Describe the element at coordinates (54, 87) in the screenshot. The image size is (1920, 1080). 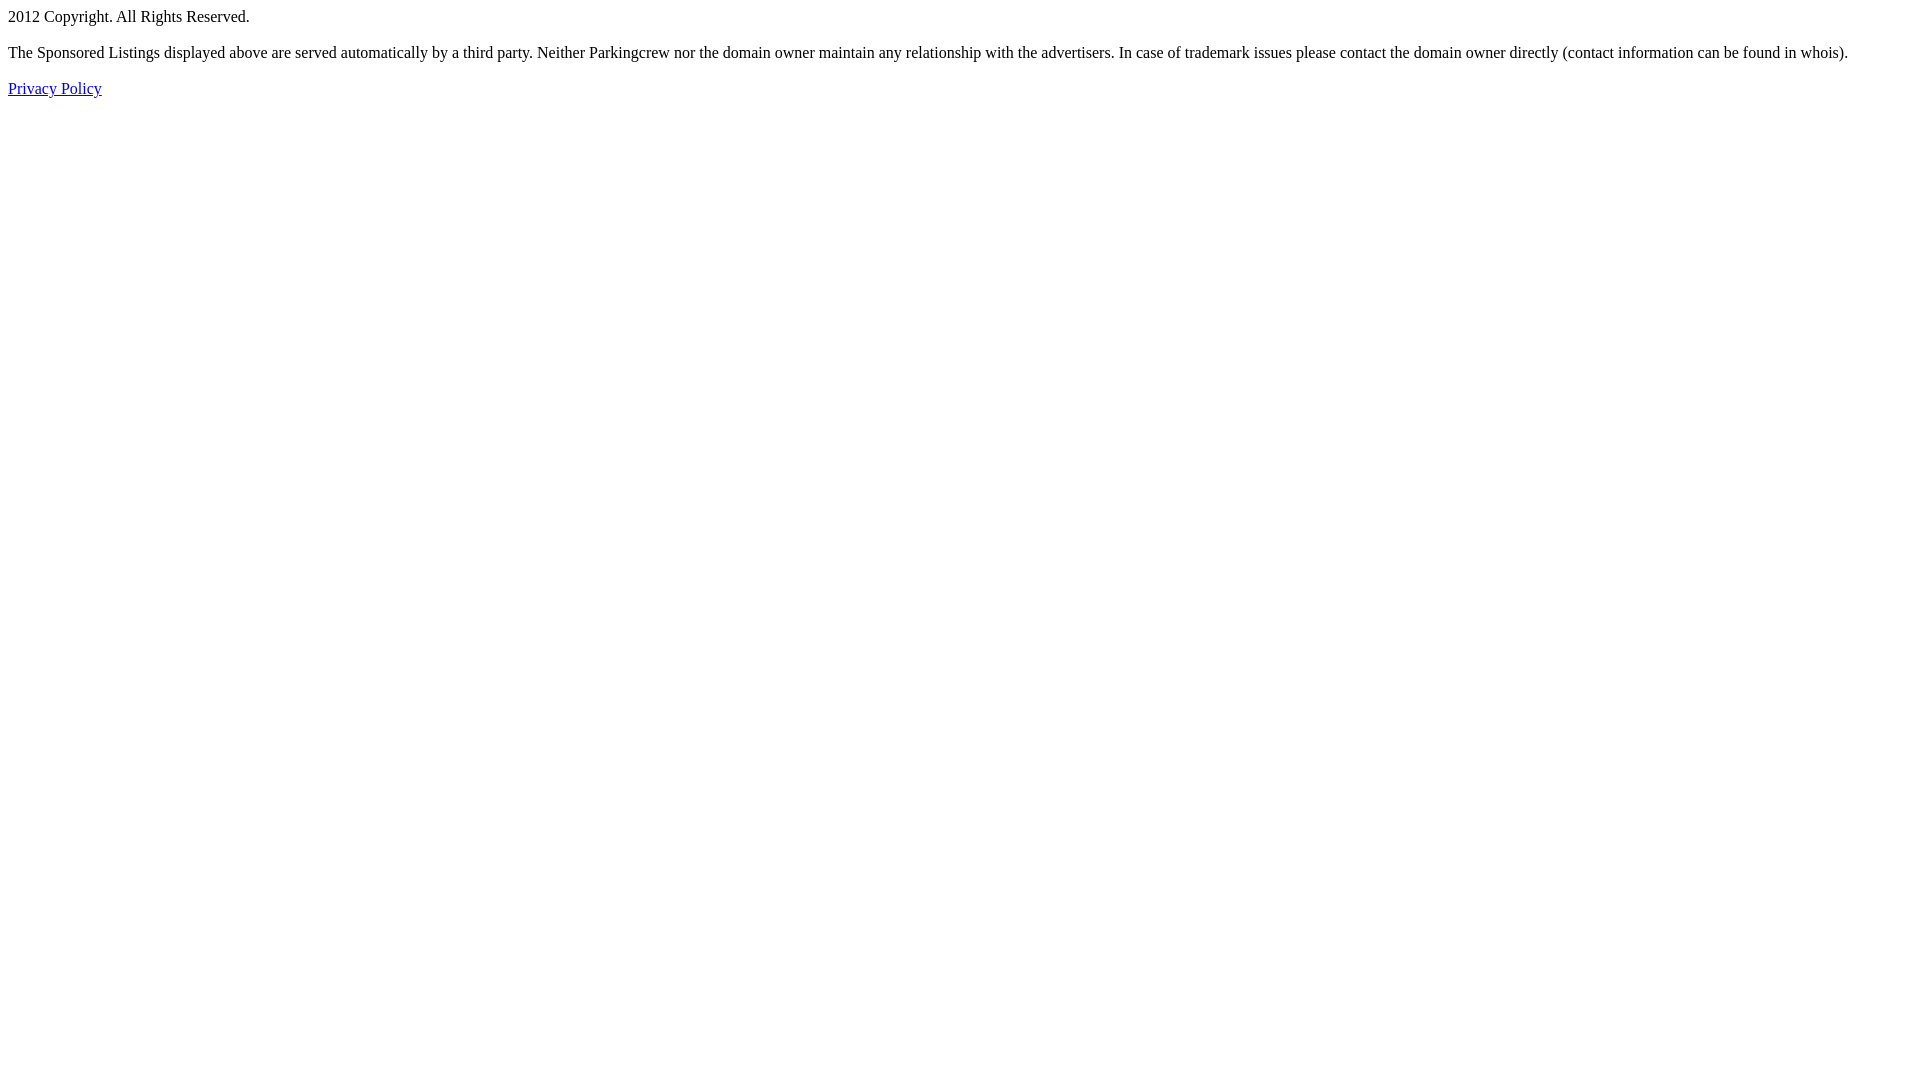
I see `'Privacy Policy'` at that location.